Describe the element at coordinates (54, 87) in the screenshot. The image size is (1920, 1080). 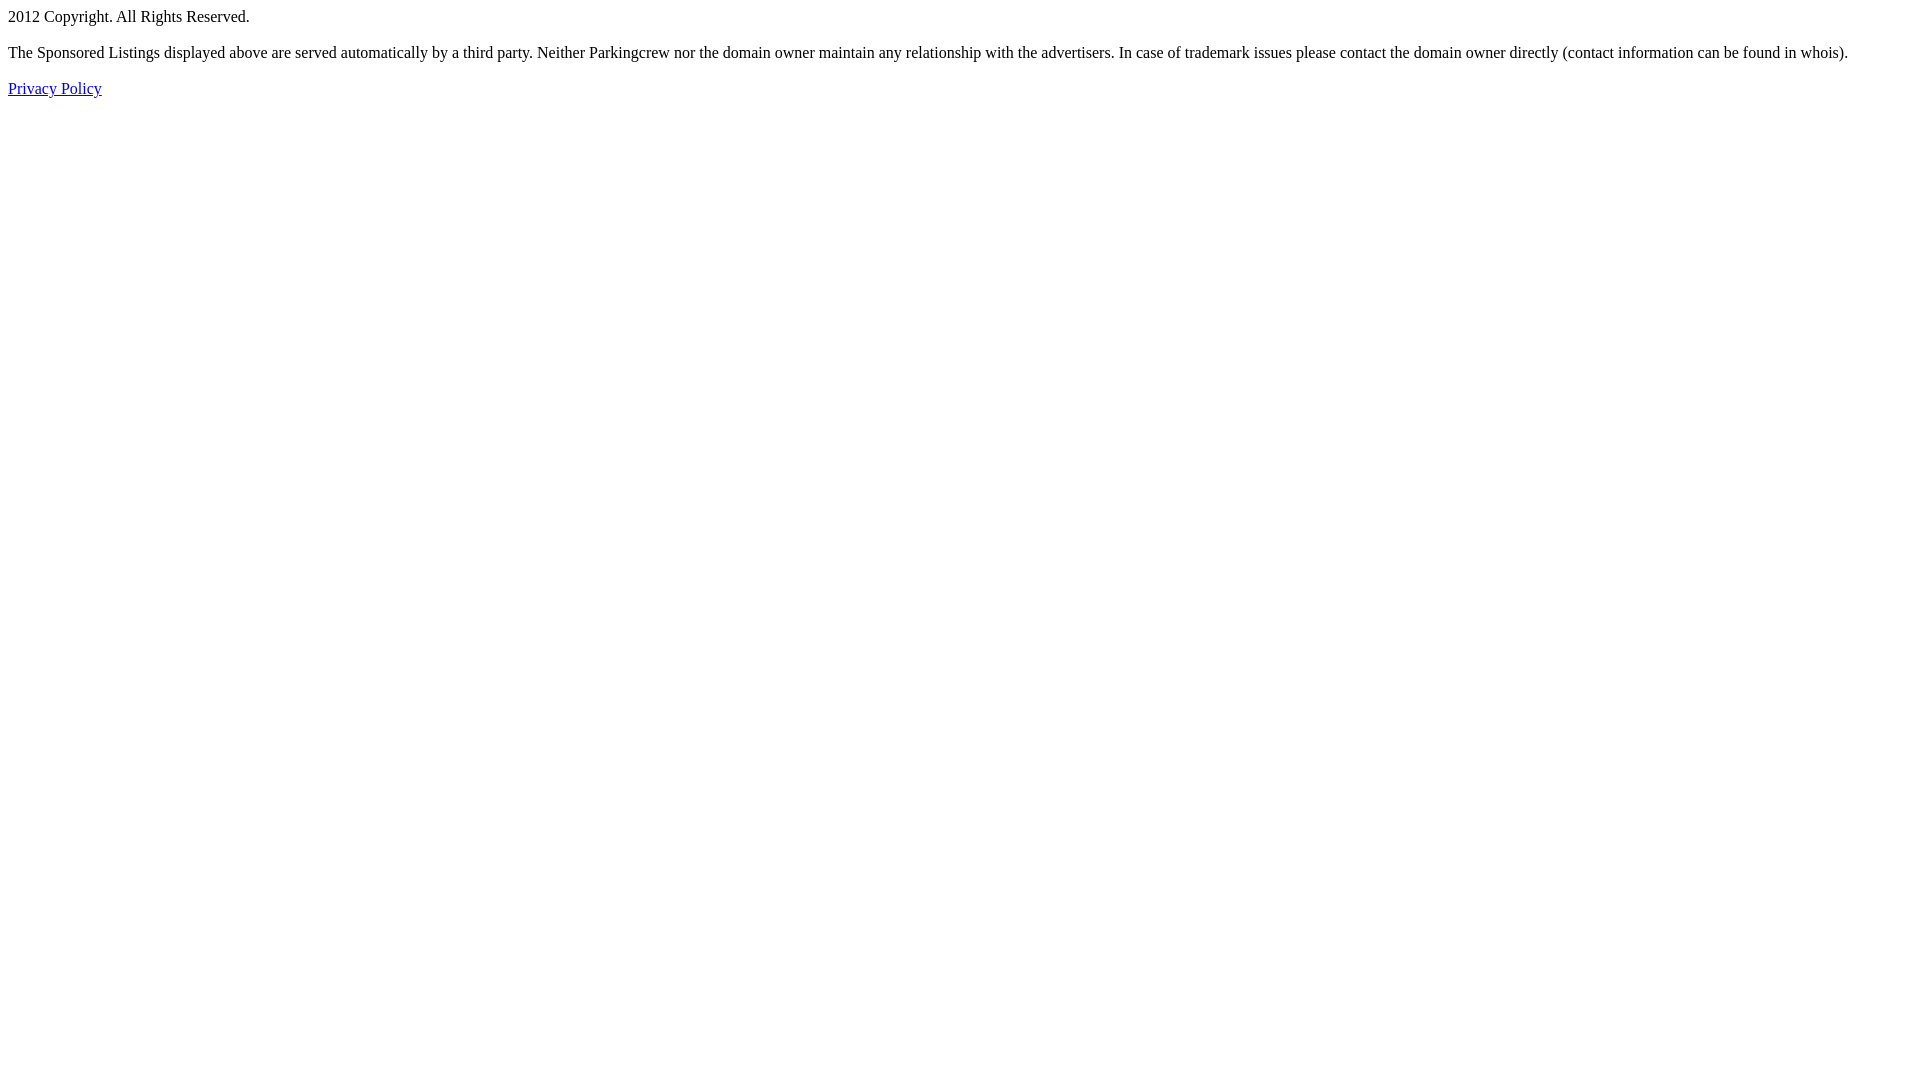
I see `'Privacy Policy'` at that location.